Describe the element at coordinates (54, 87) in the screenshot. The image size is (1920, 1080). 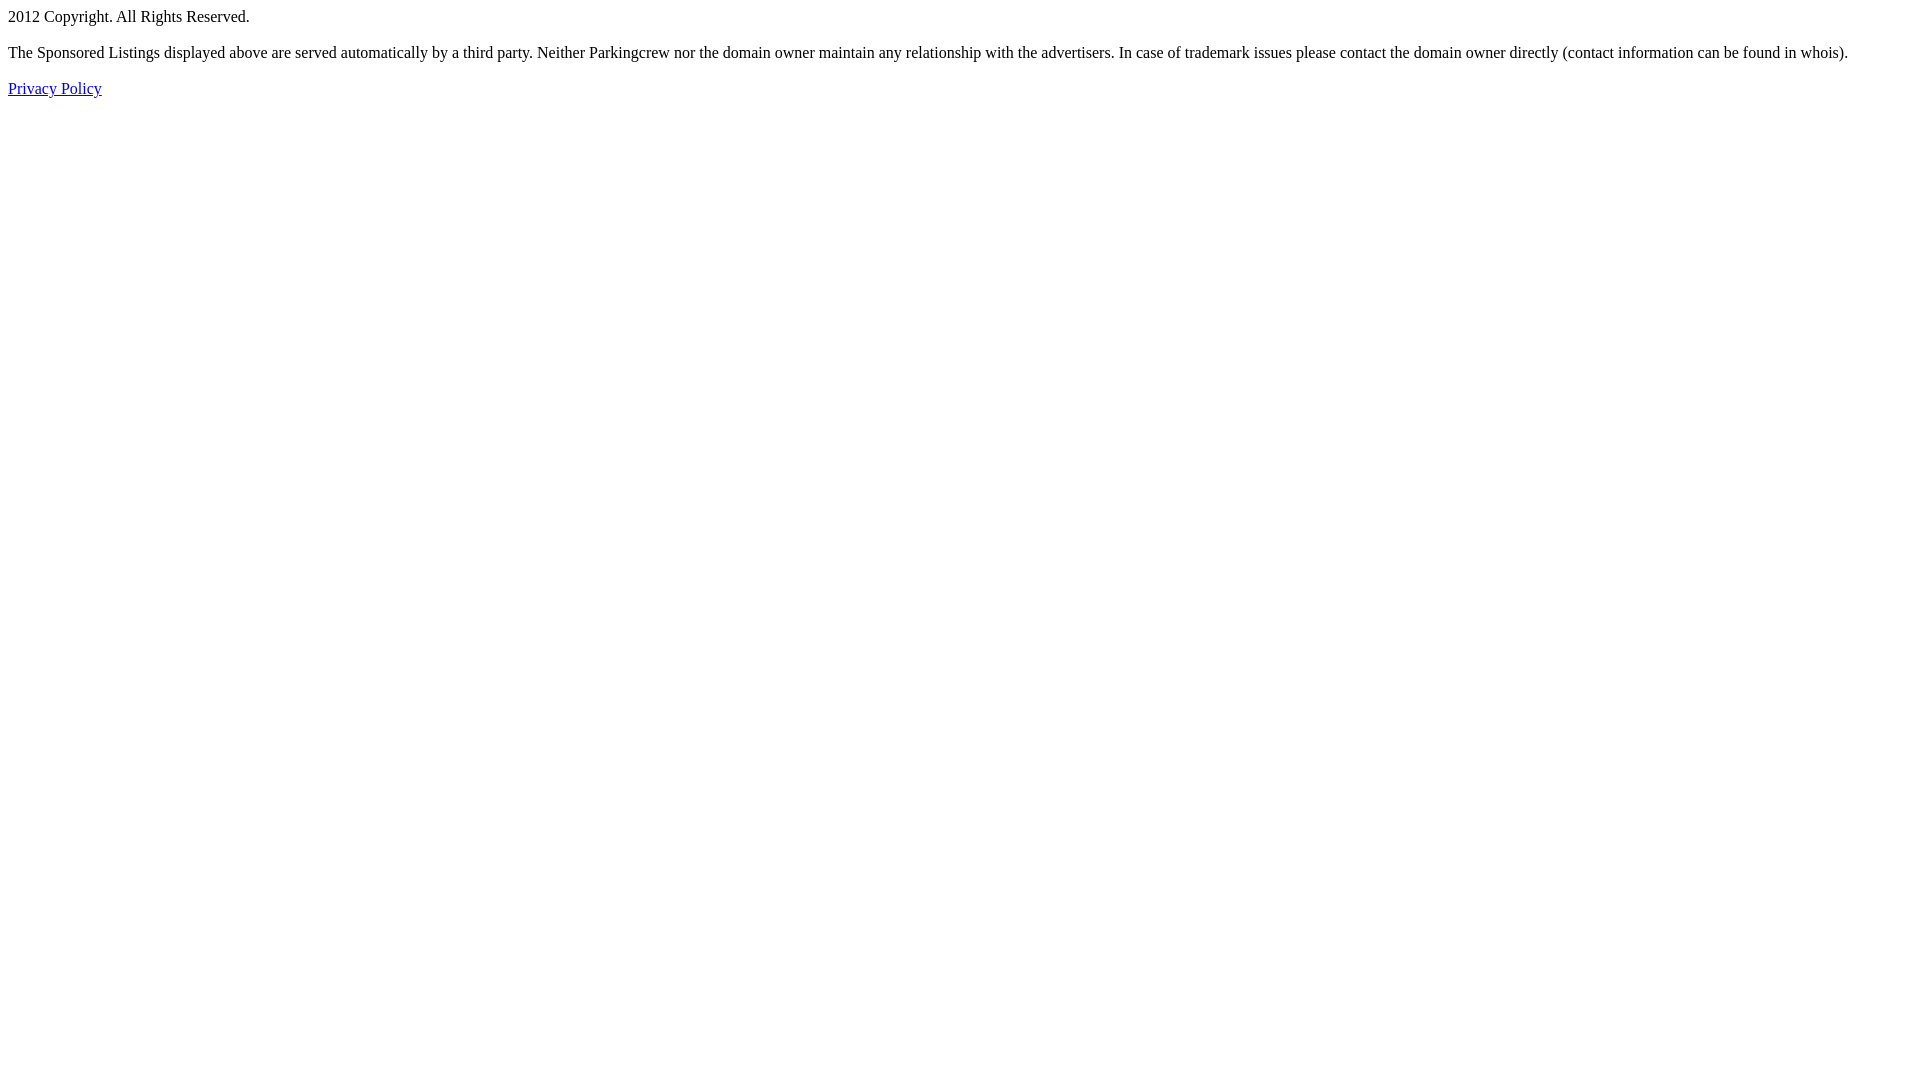
I see `'Privacy Policy'` at that location.